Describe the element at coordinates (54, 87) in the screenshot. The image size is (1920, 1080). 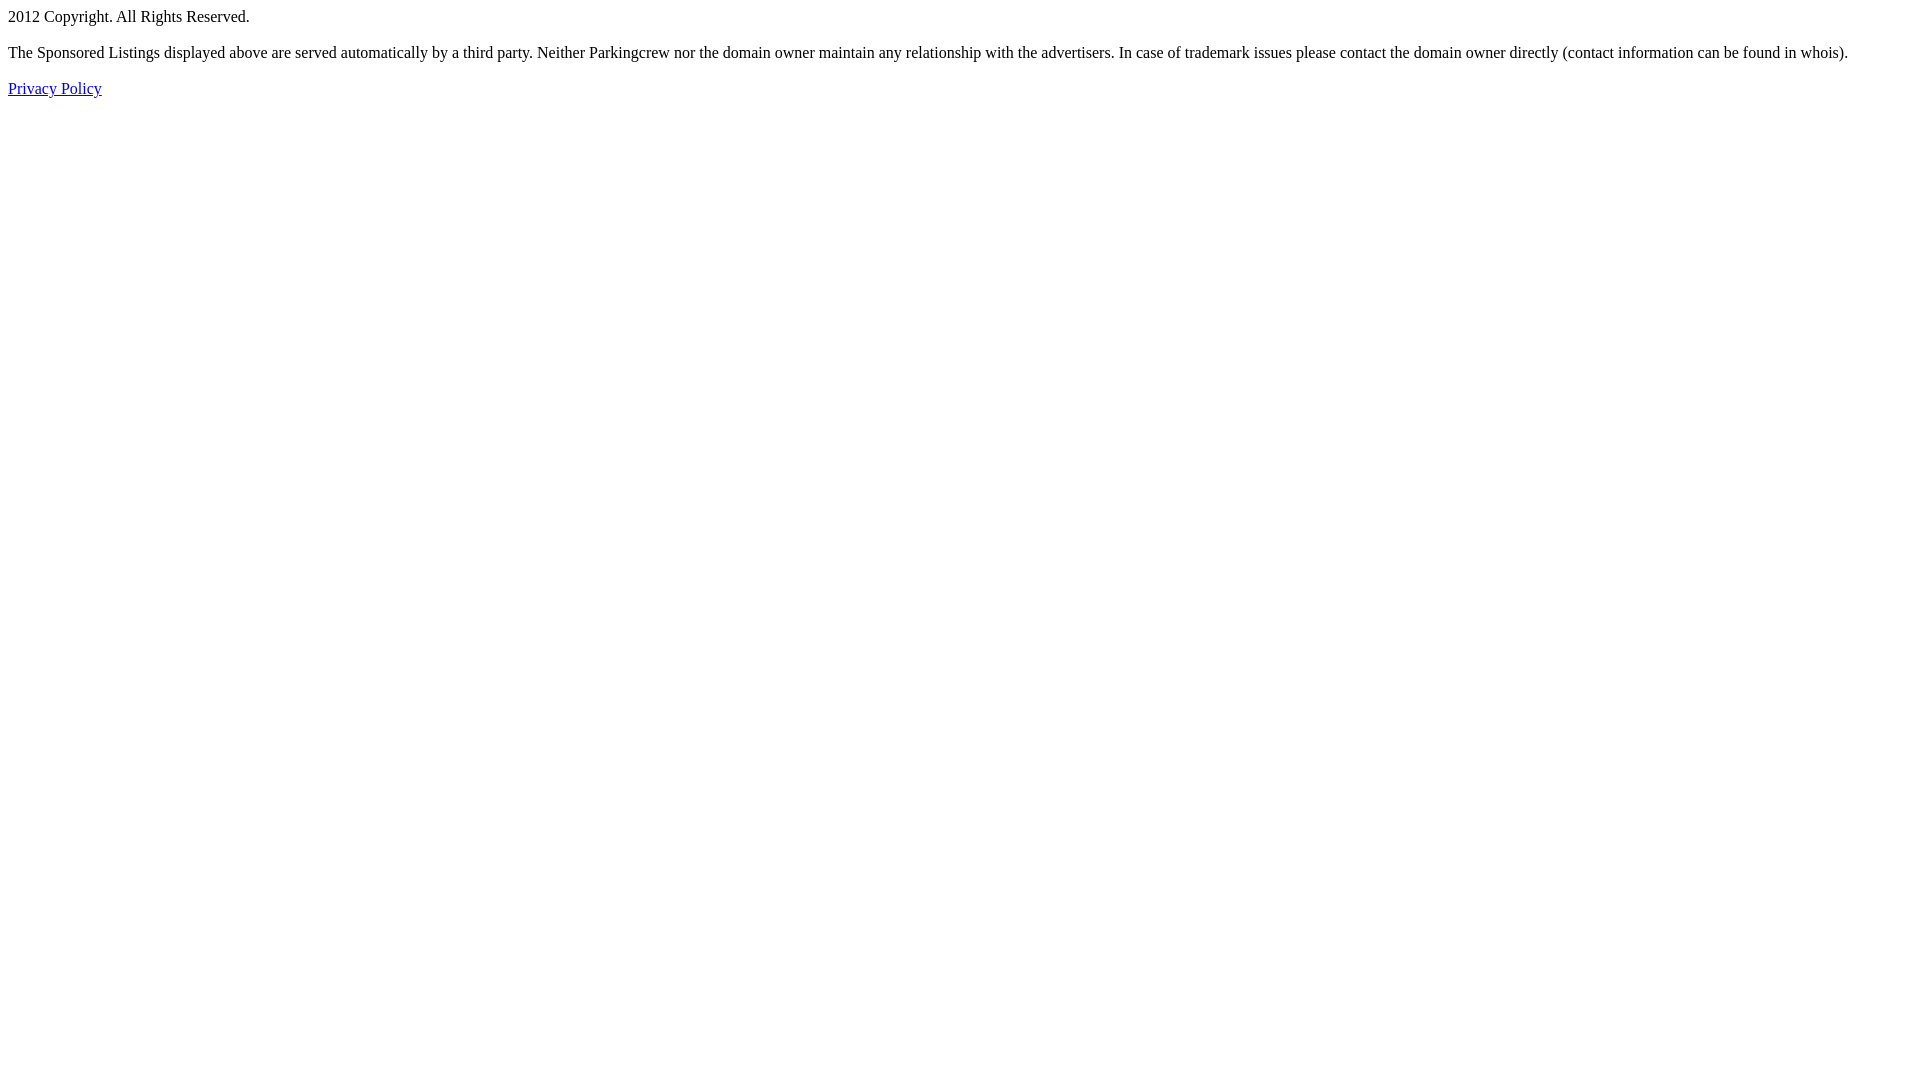
I see `'Privacy Policy'` at that location.